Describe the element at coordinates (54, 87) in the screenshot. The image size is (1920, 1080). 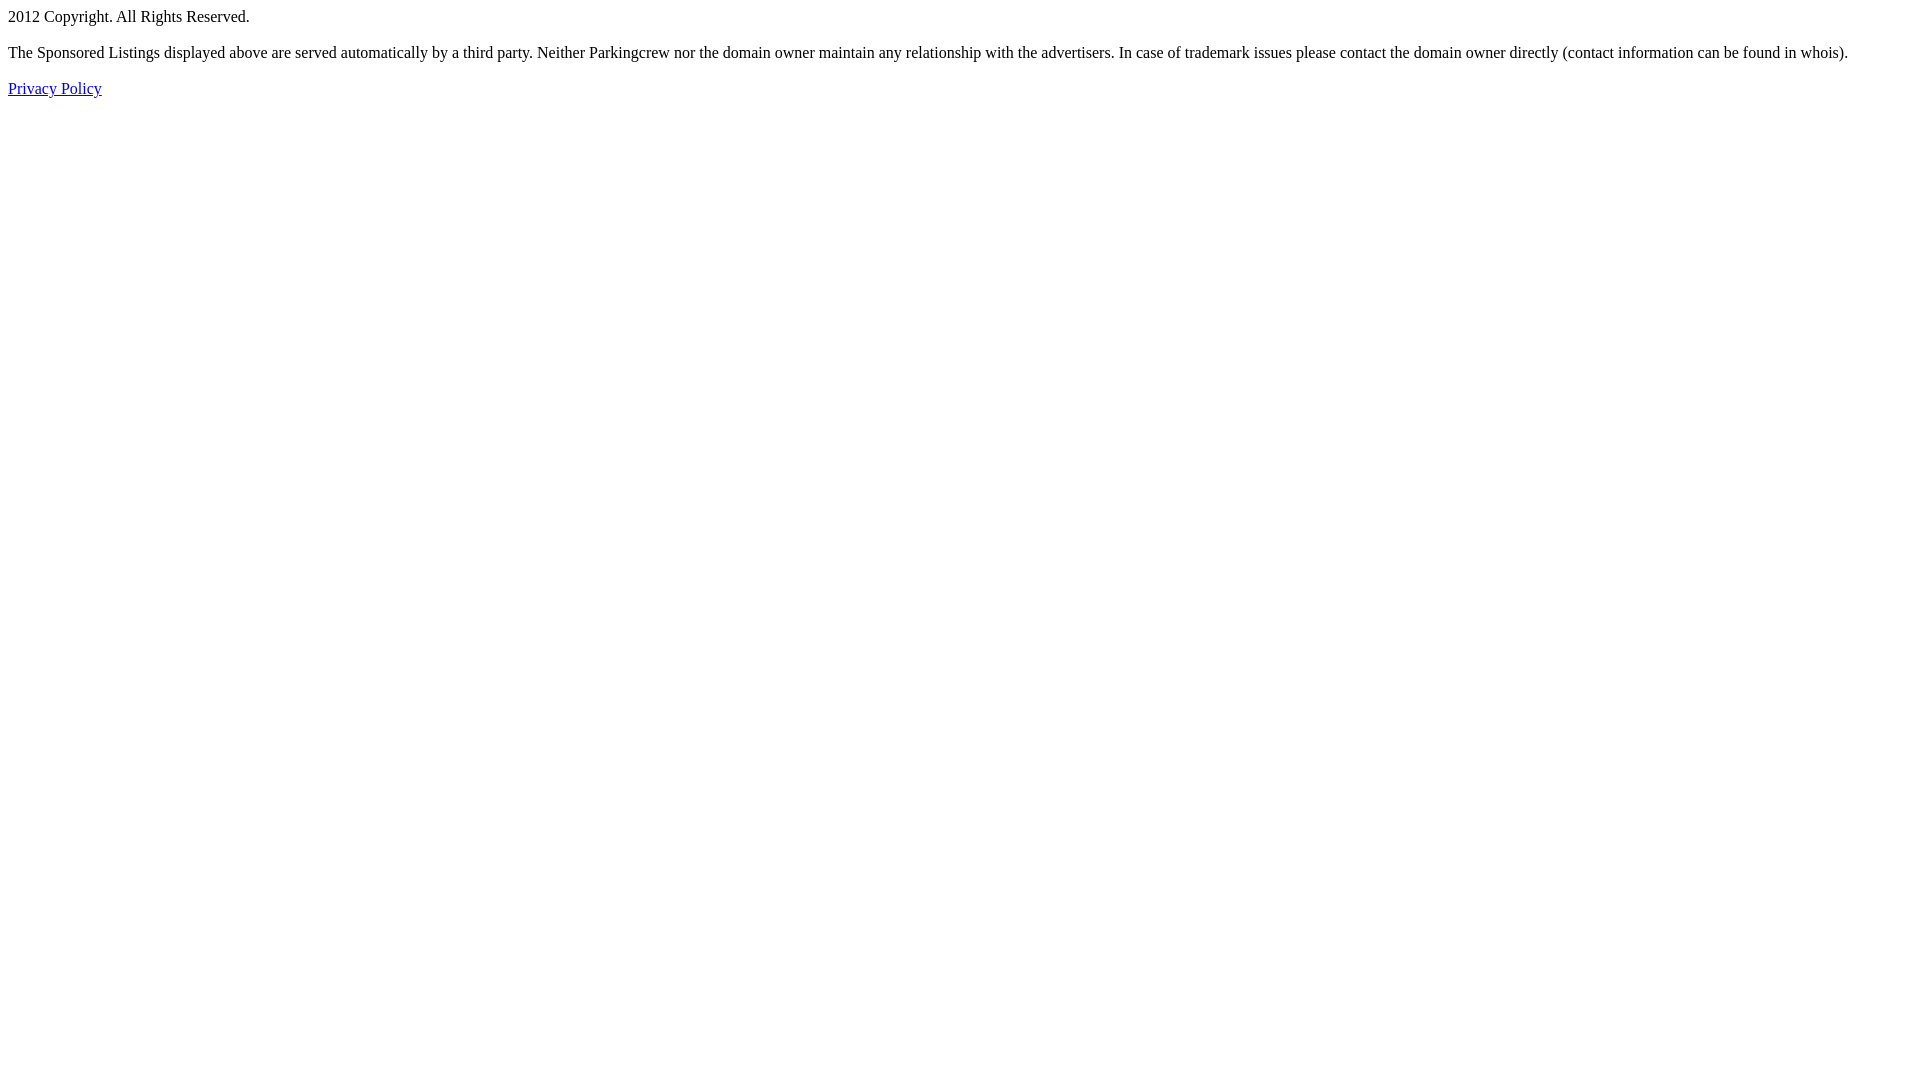
I see `'Privacy Policy'` at that location.